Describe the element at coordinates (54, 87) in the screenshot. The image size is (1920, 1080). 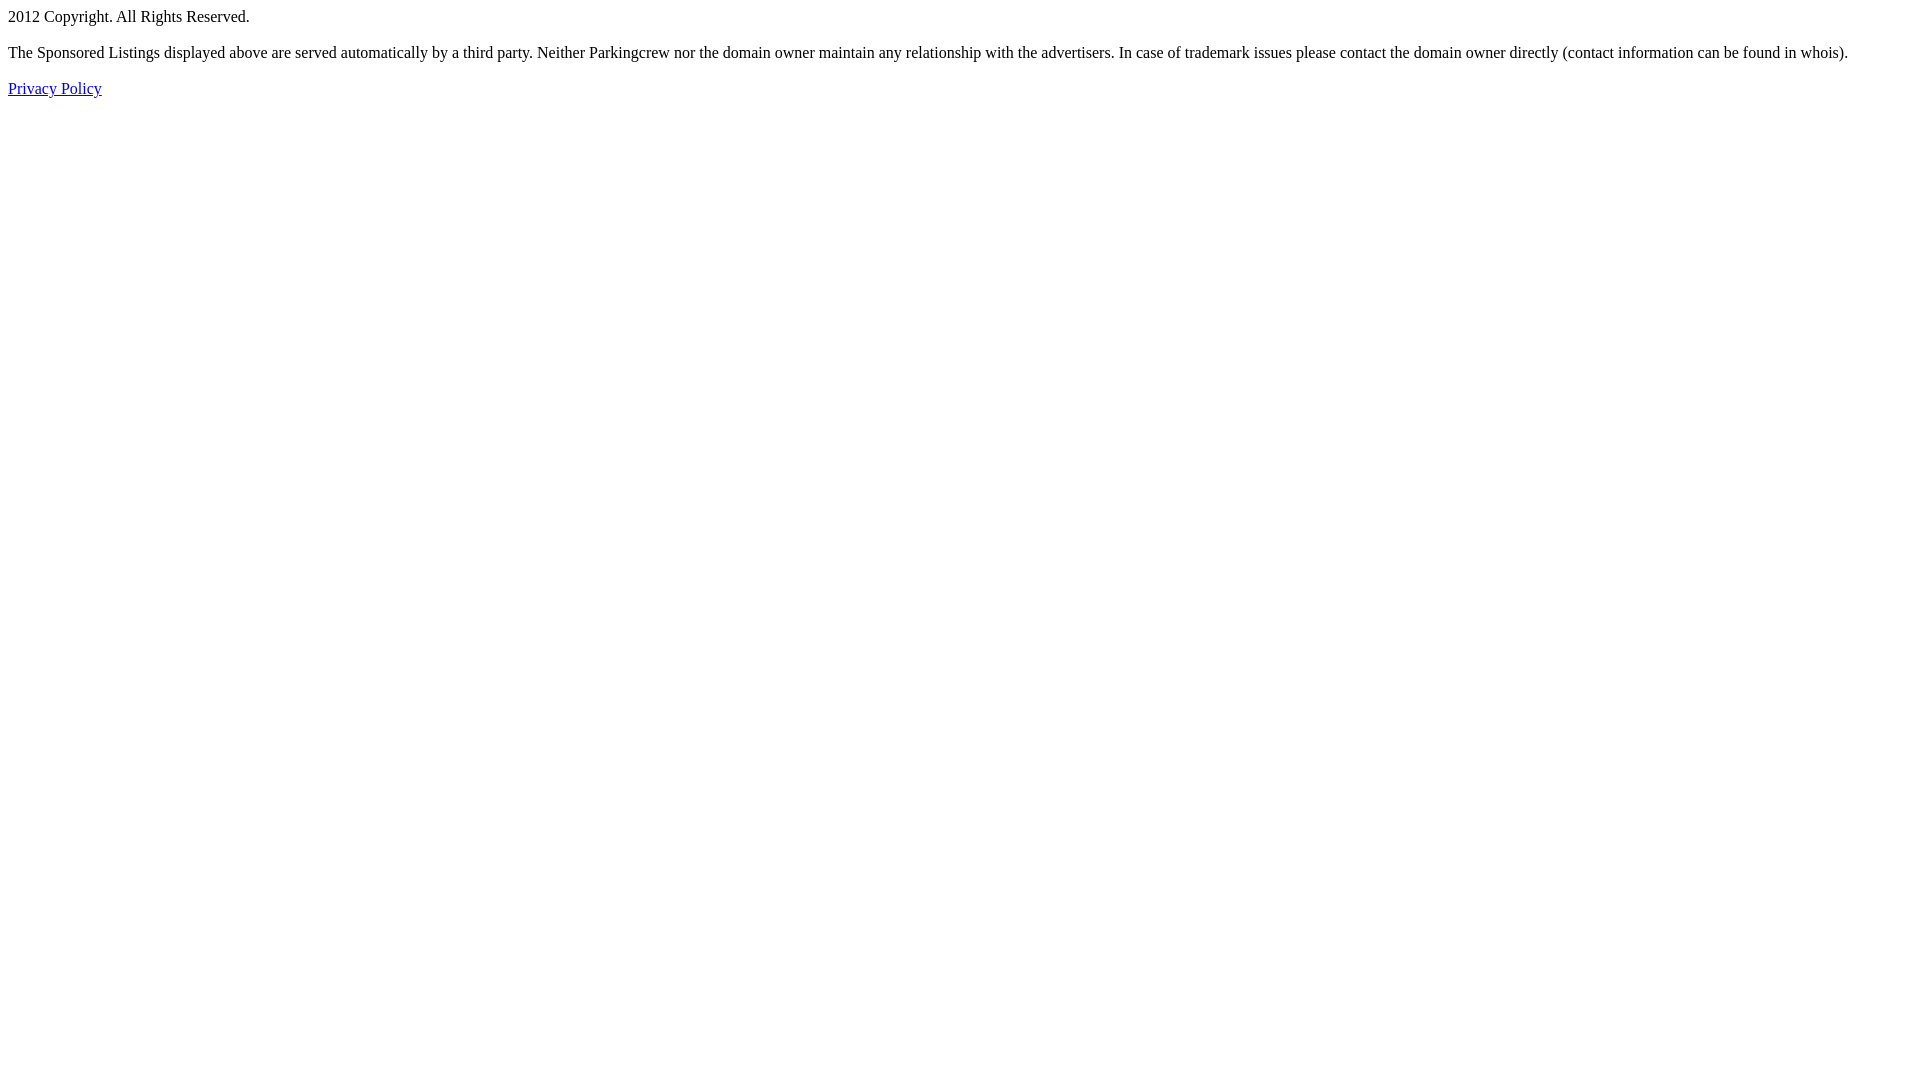
I see `'Privacy Policy'` at that location.